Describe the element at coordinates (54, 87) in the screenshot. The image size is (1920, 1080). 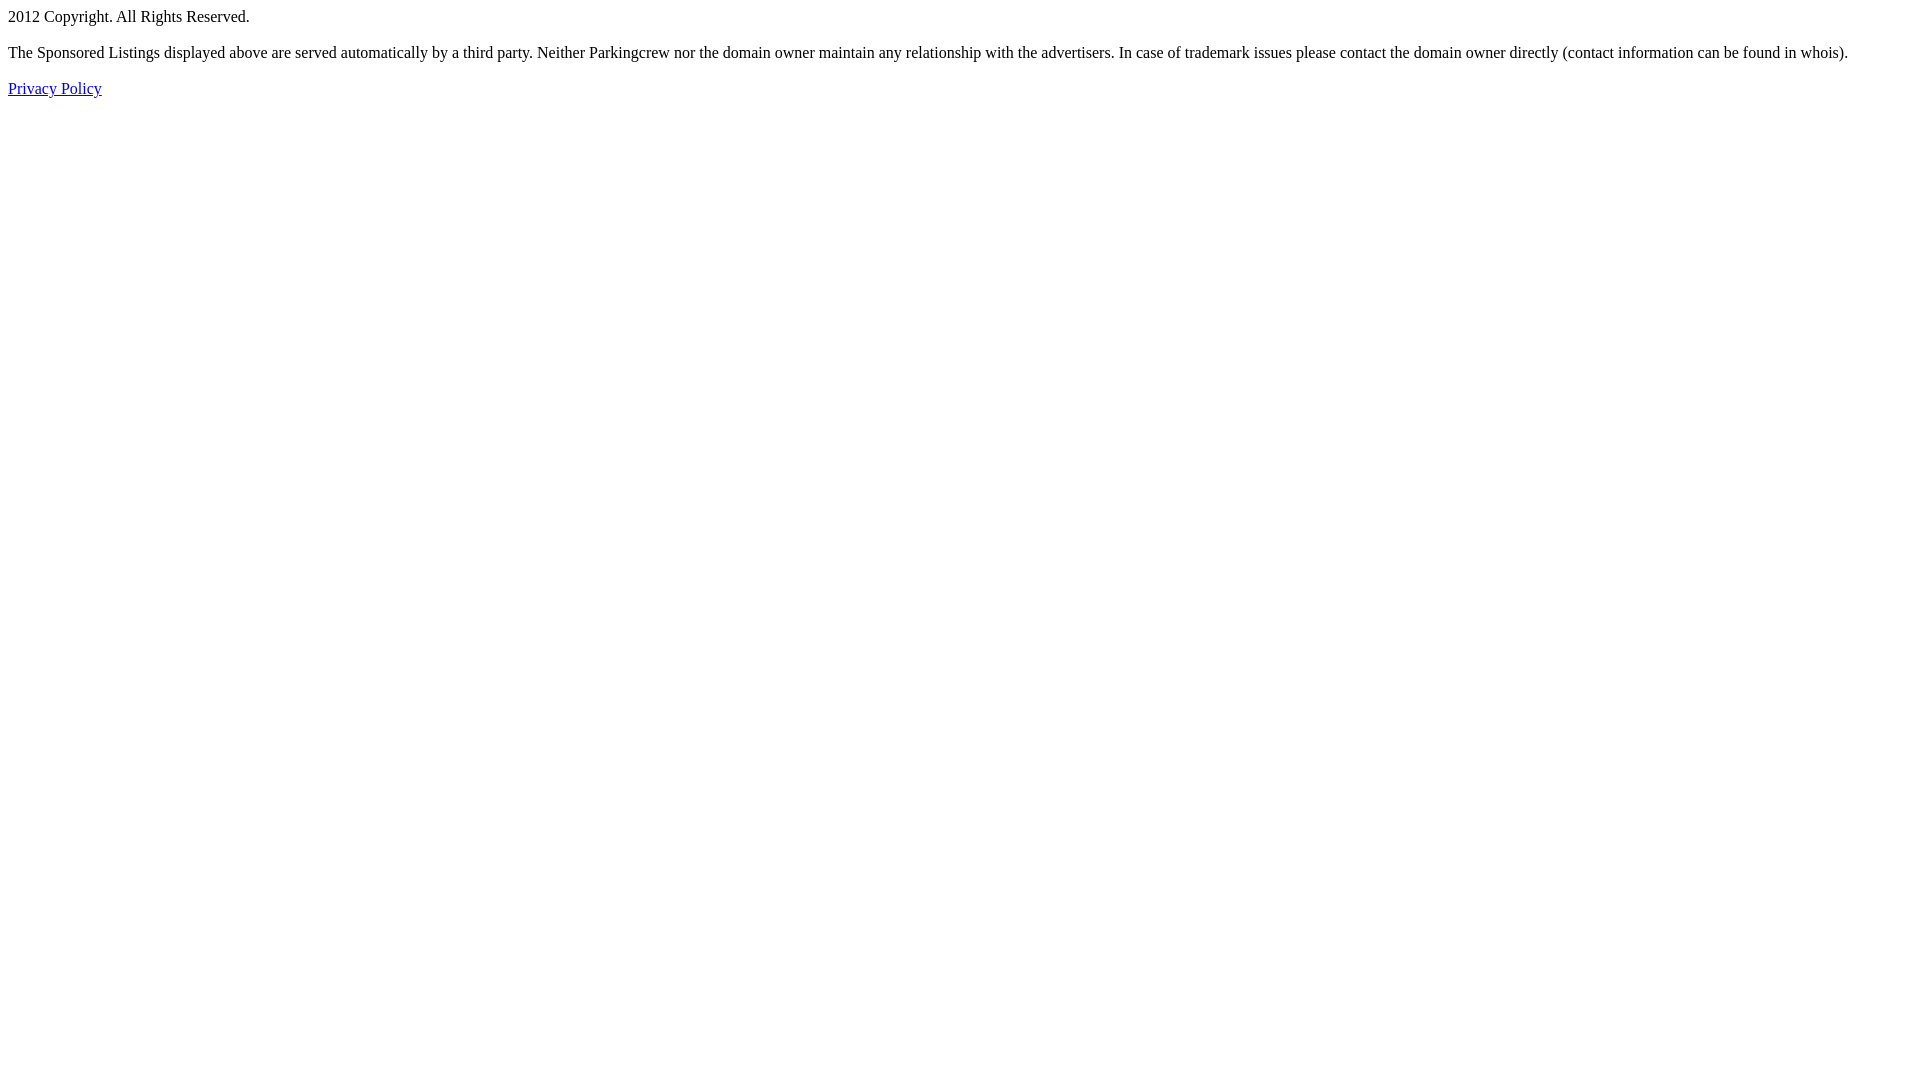
I see `'Privacy Policy'` at that location.